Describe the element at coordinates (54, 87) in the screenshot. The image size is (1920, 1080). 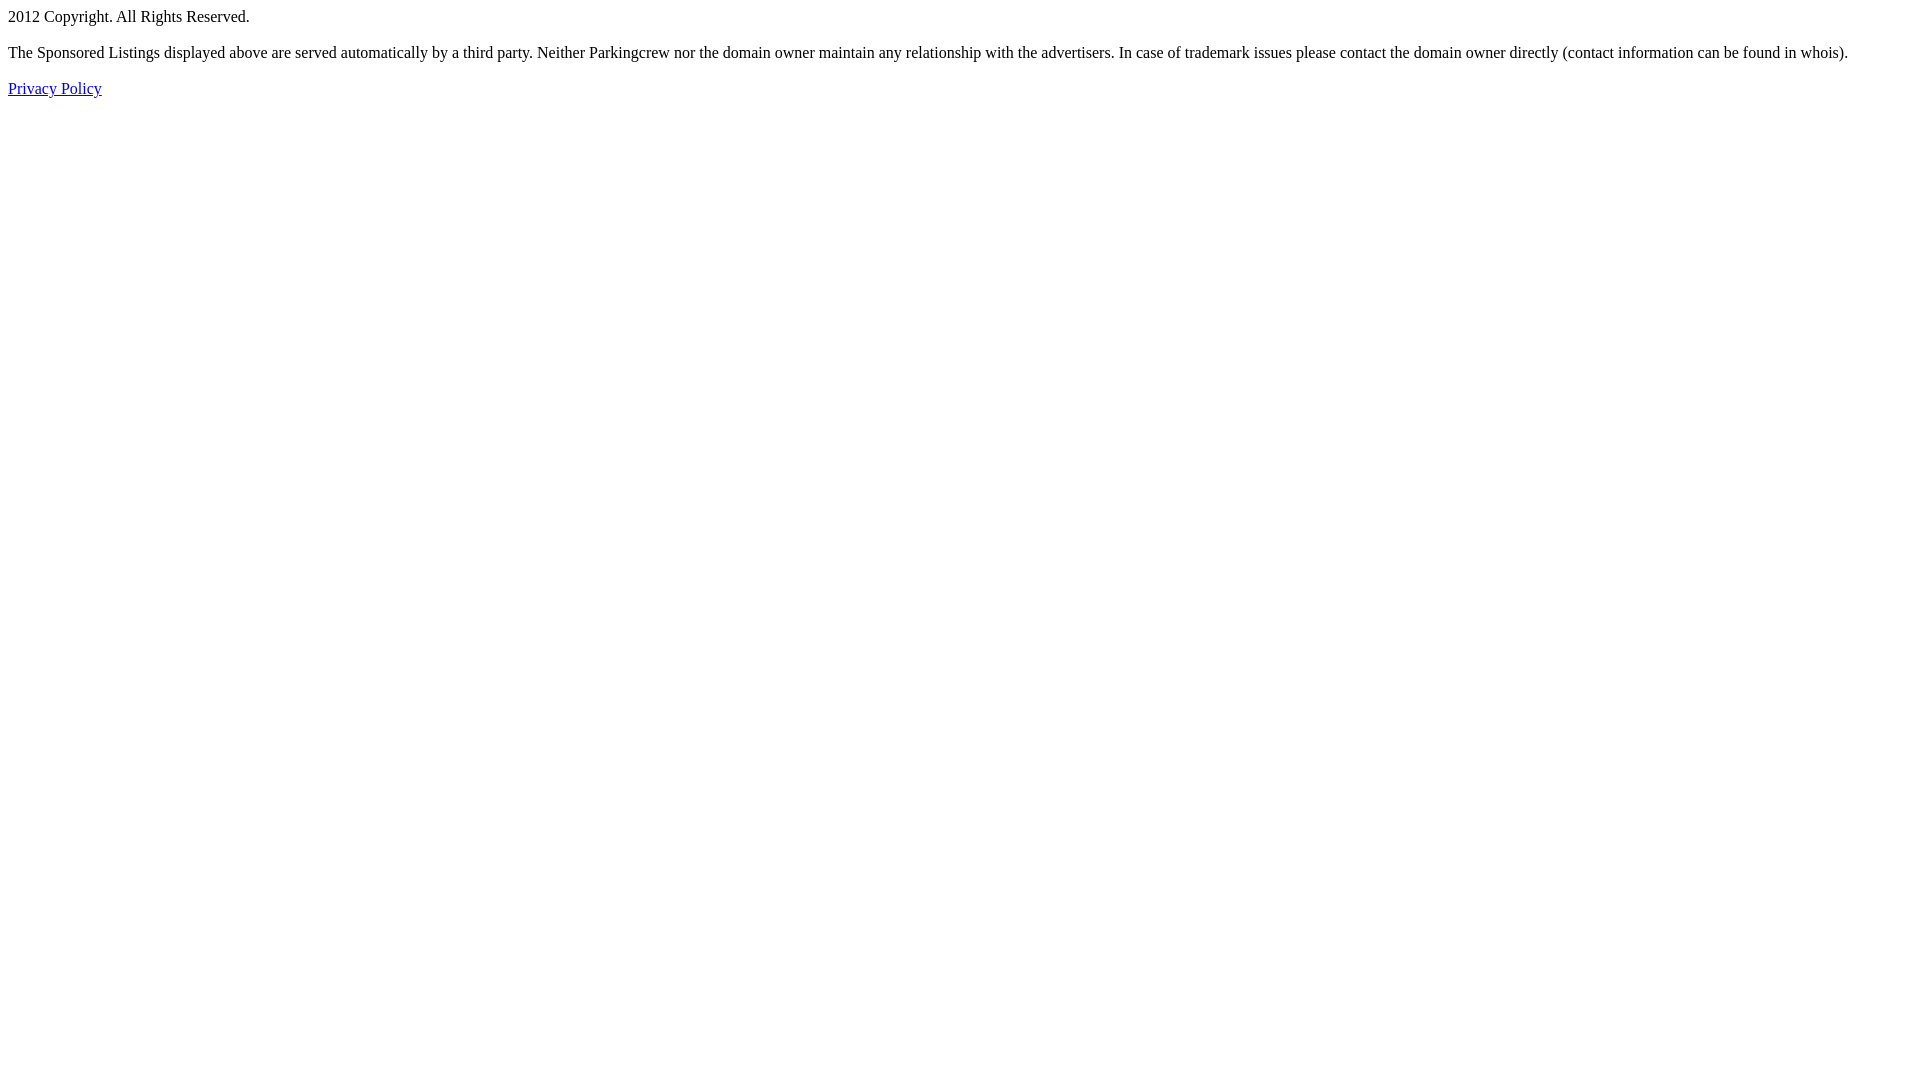
I see `'Privacy Policy'` at that location.